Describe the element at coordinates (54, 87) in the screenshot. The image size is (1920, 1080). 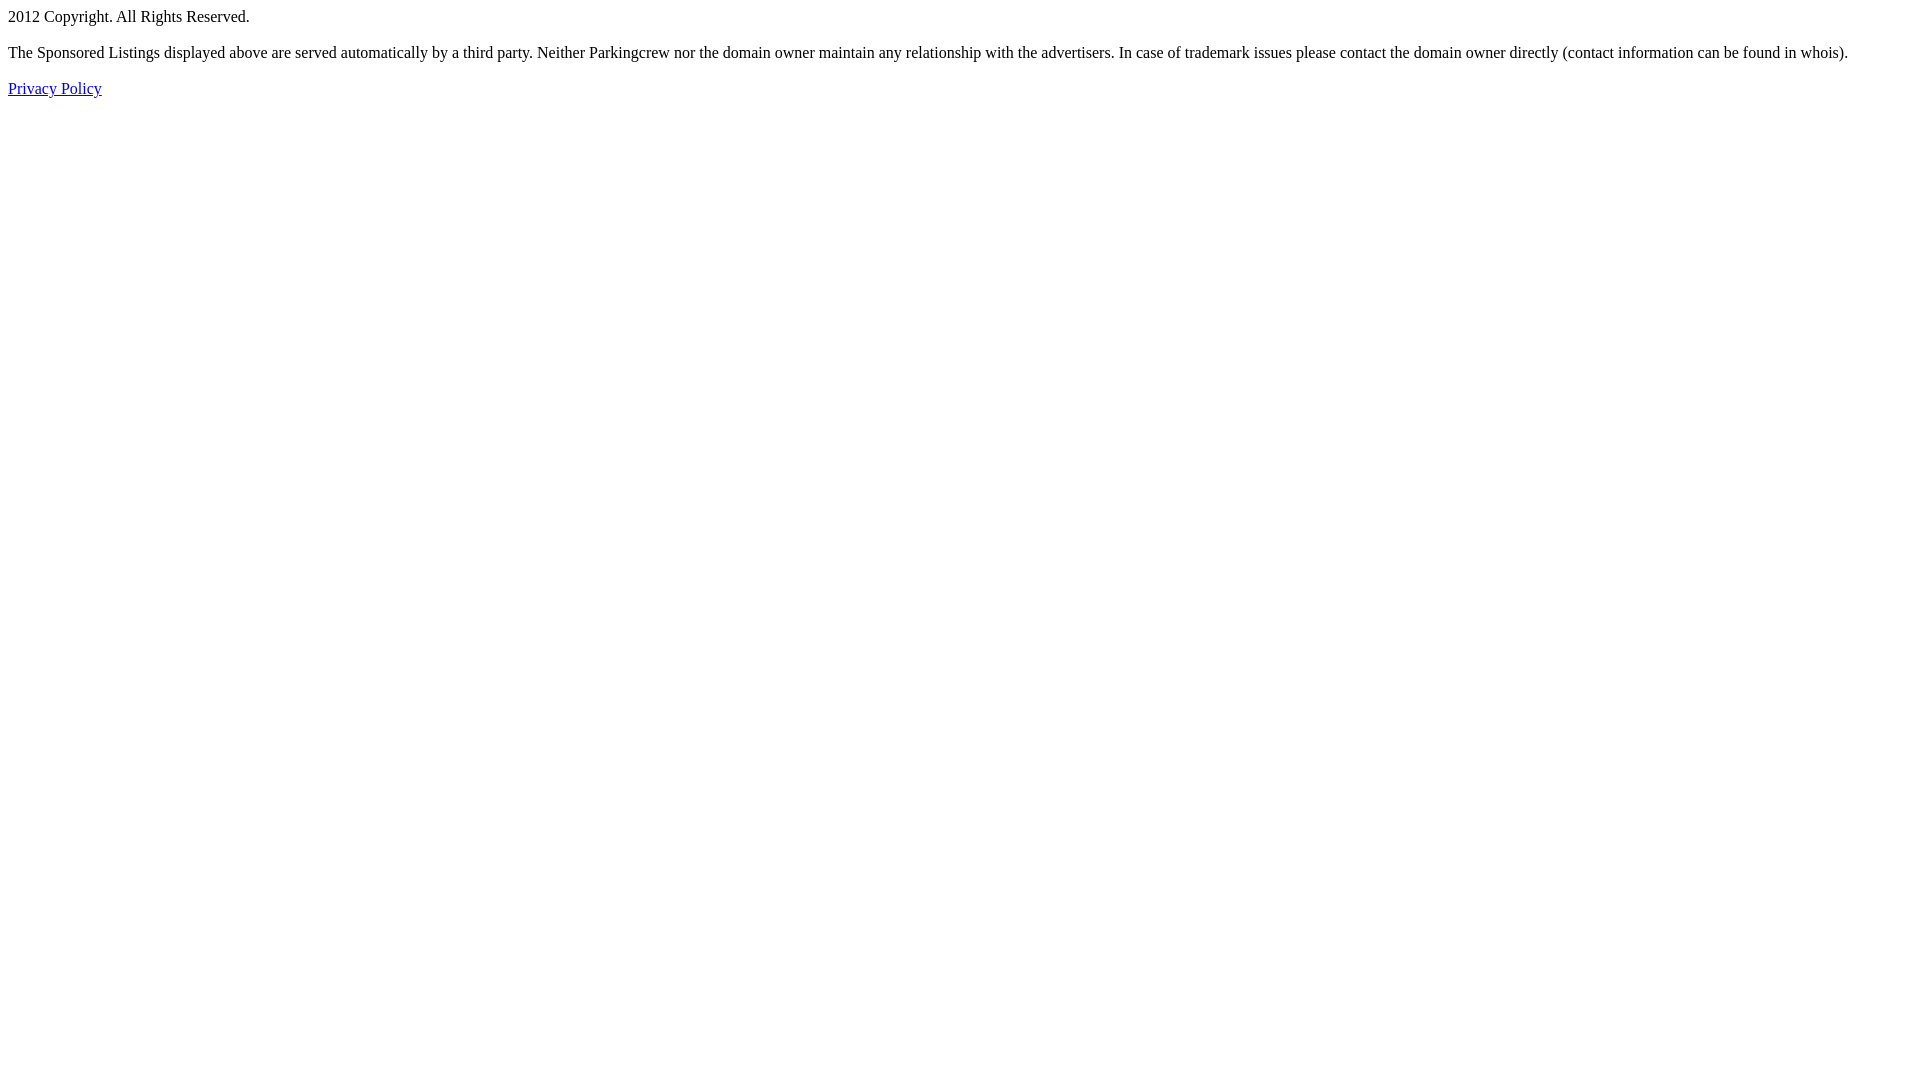
I see `'Privacy Policy'` at that location.